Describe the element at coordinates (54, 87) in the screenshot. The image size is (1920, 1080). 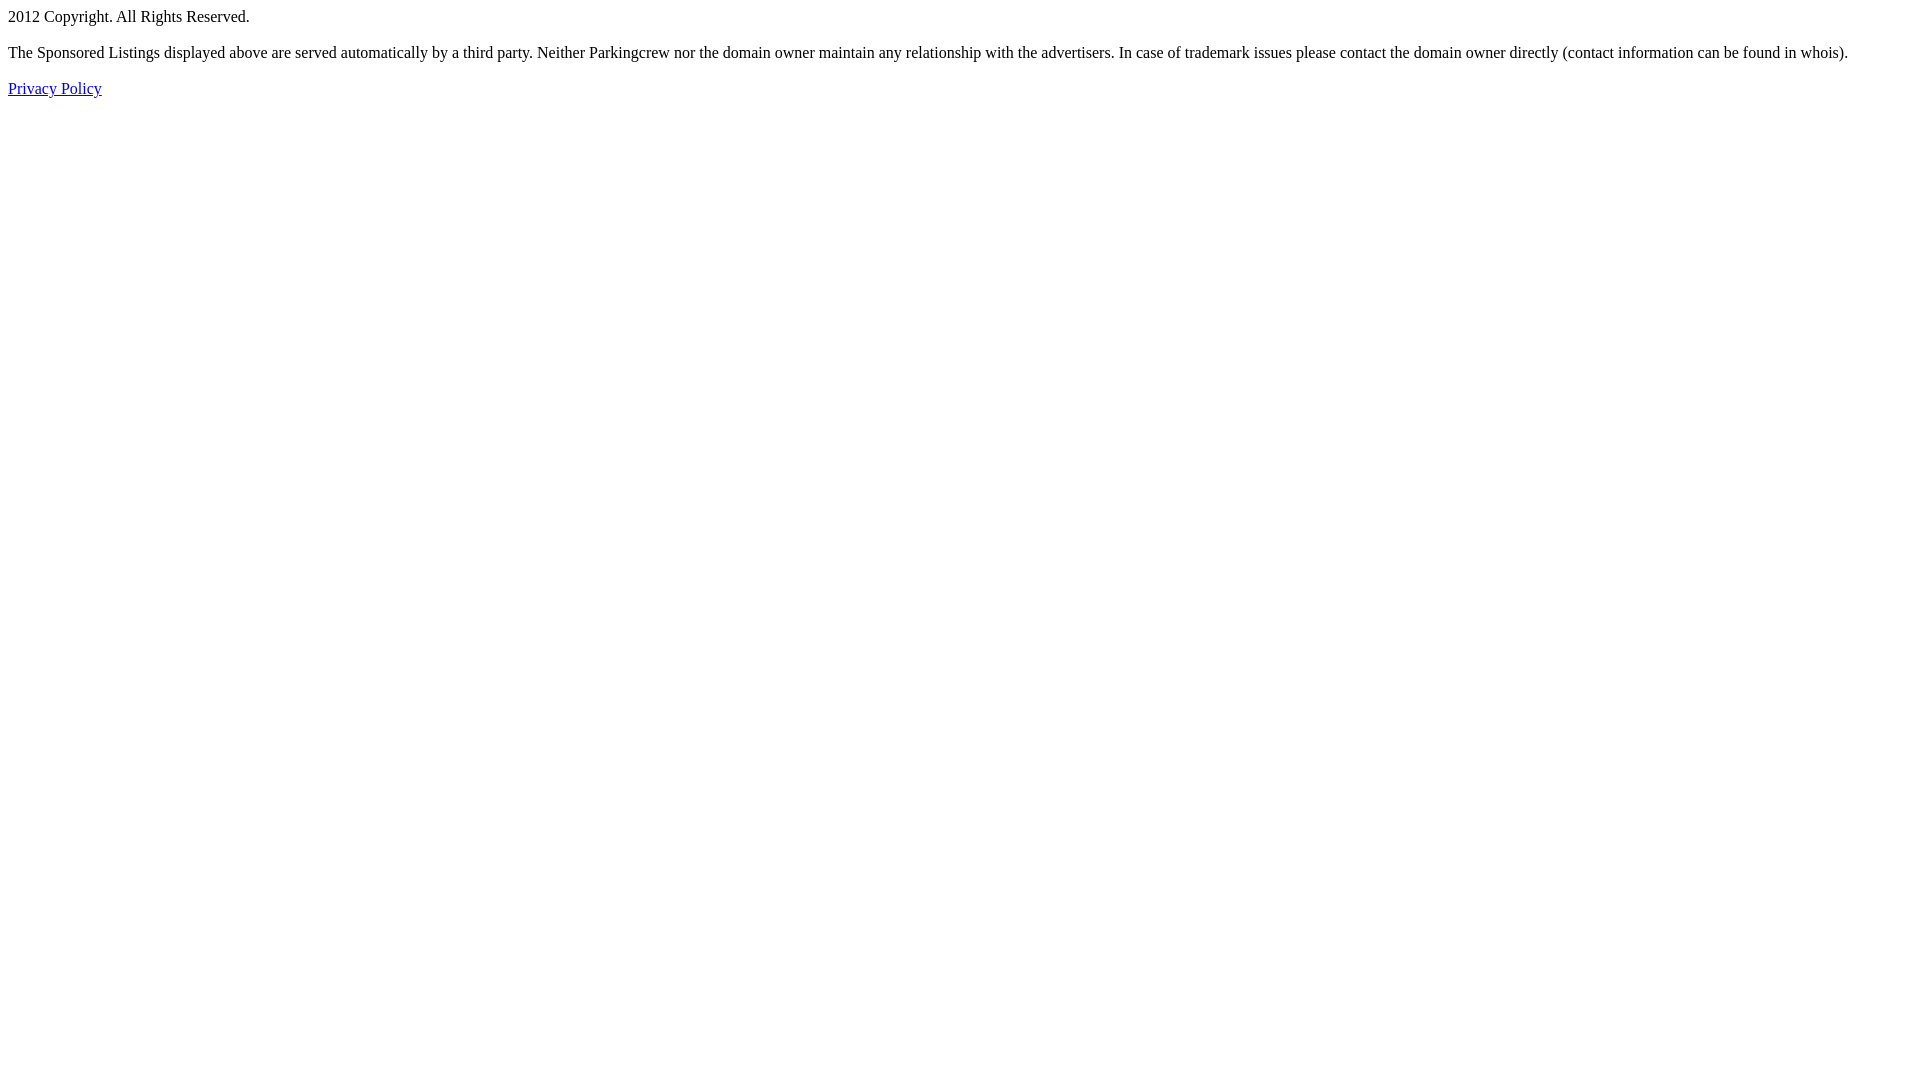
I see `'Privacy Policy'` at that location.